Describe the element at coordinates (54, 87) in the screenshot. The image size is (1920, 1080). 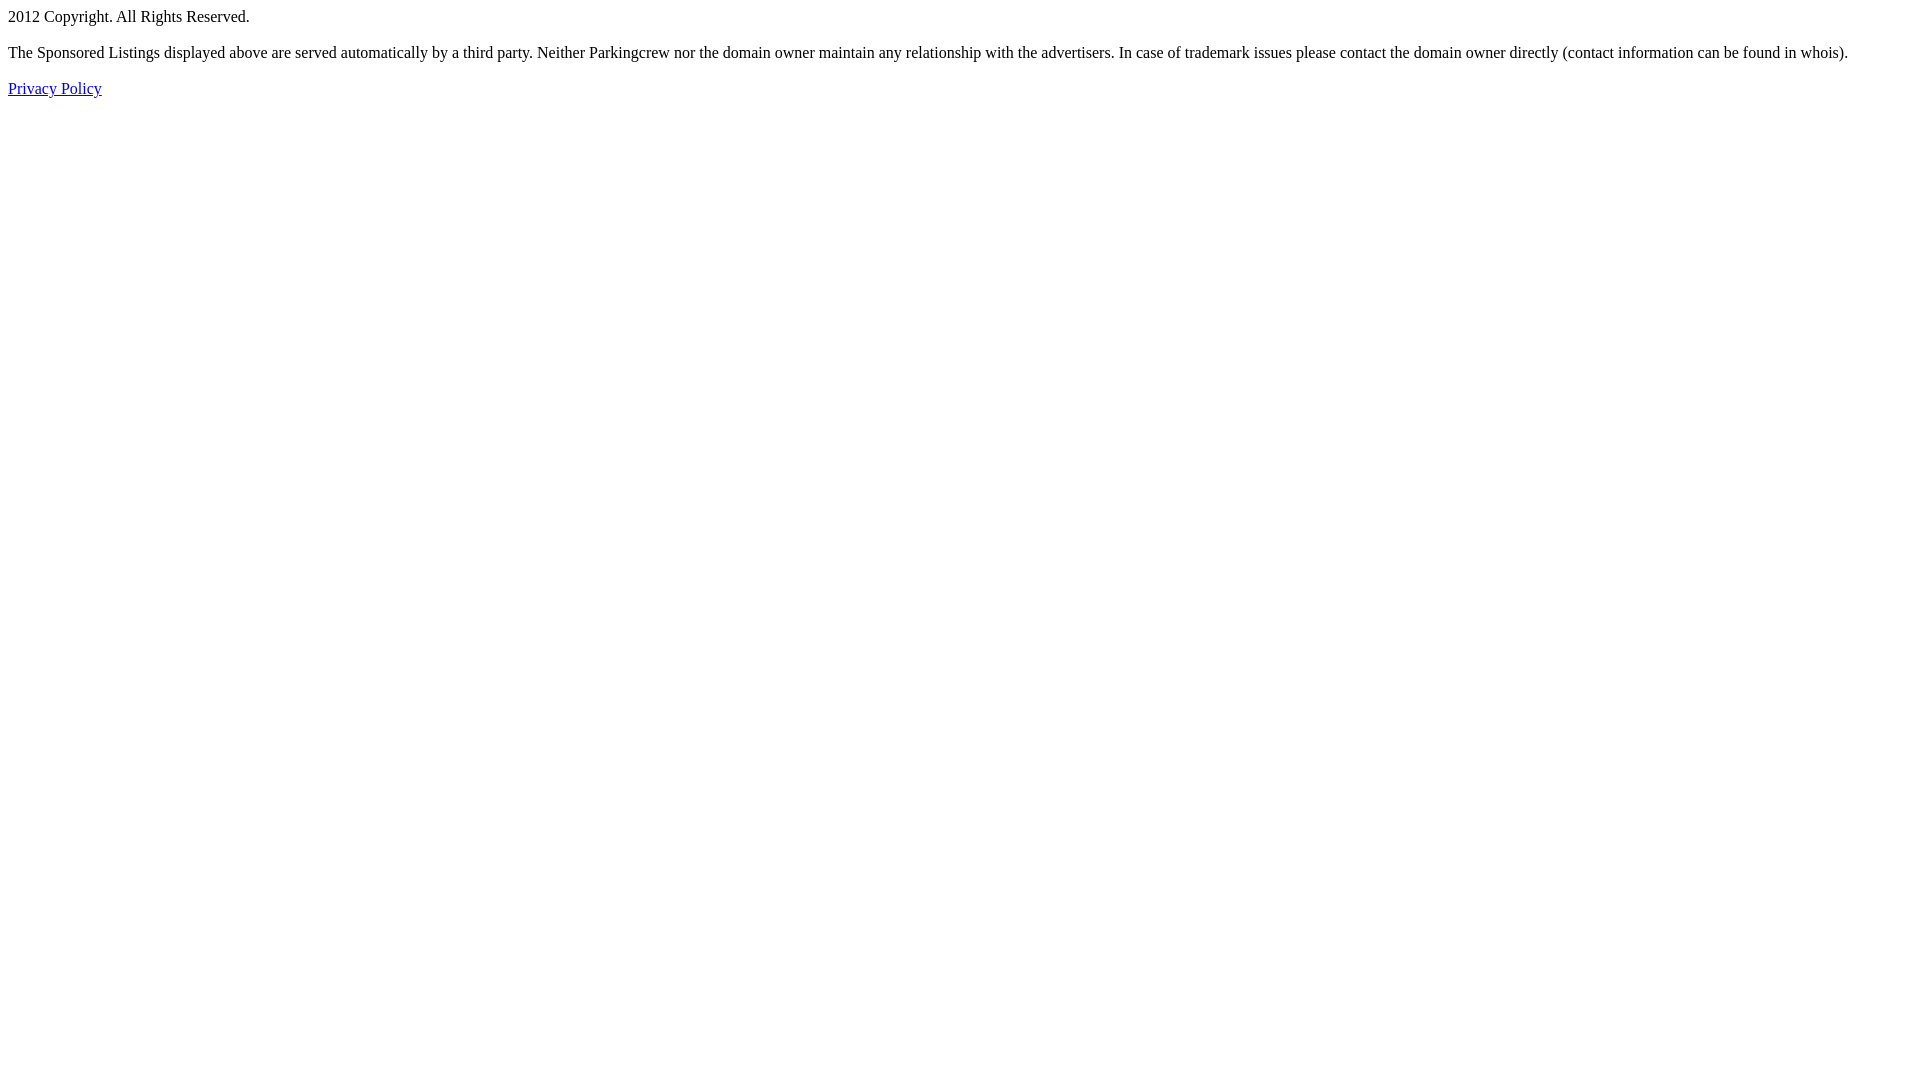
I see `'Privacy Policy'` at that location.